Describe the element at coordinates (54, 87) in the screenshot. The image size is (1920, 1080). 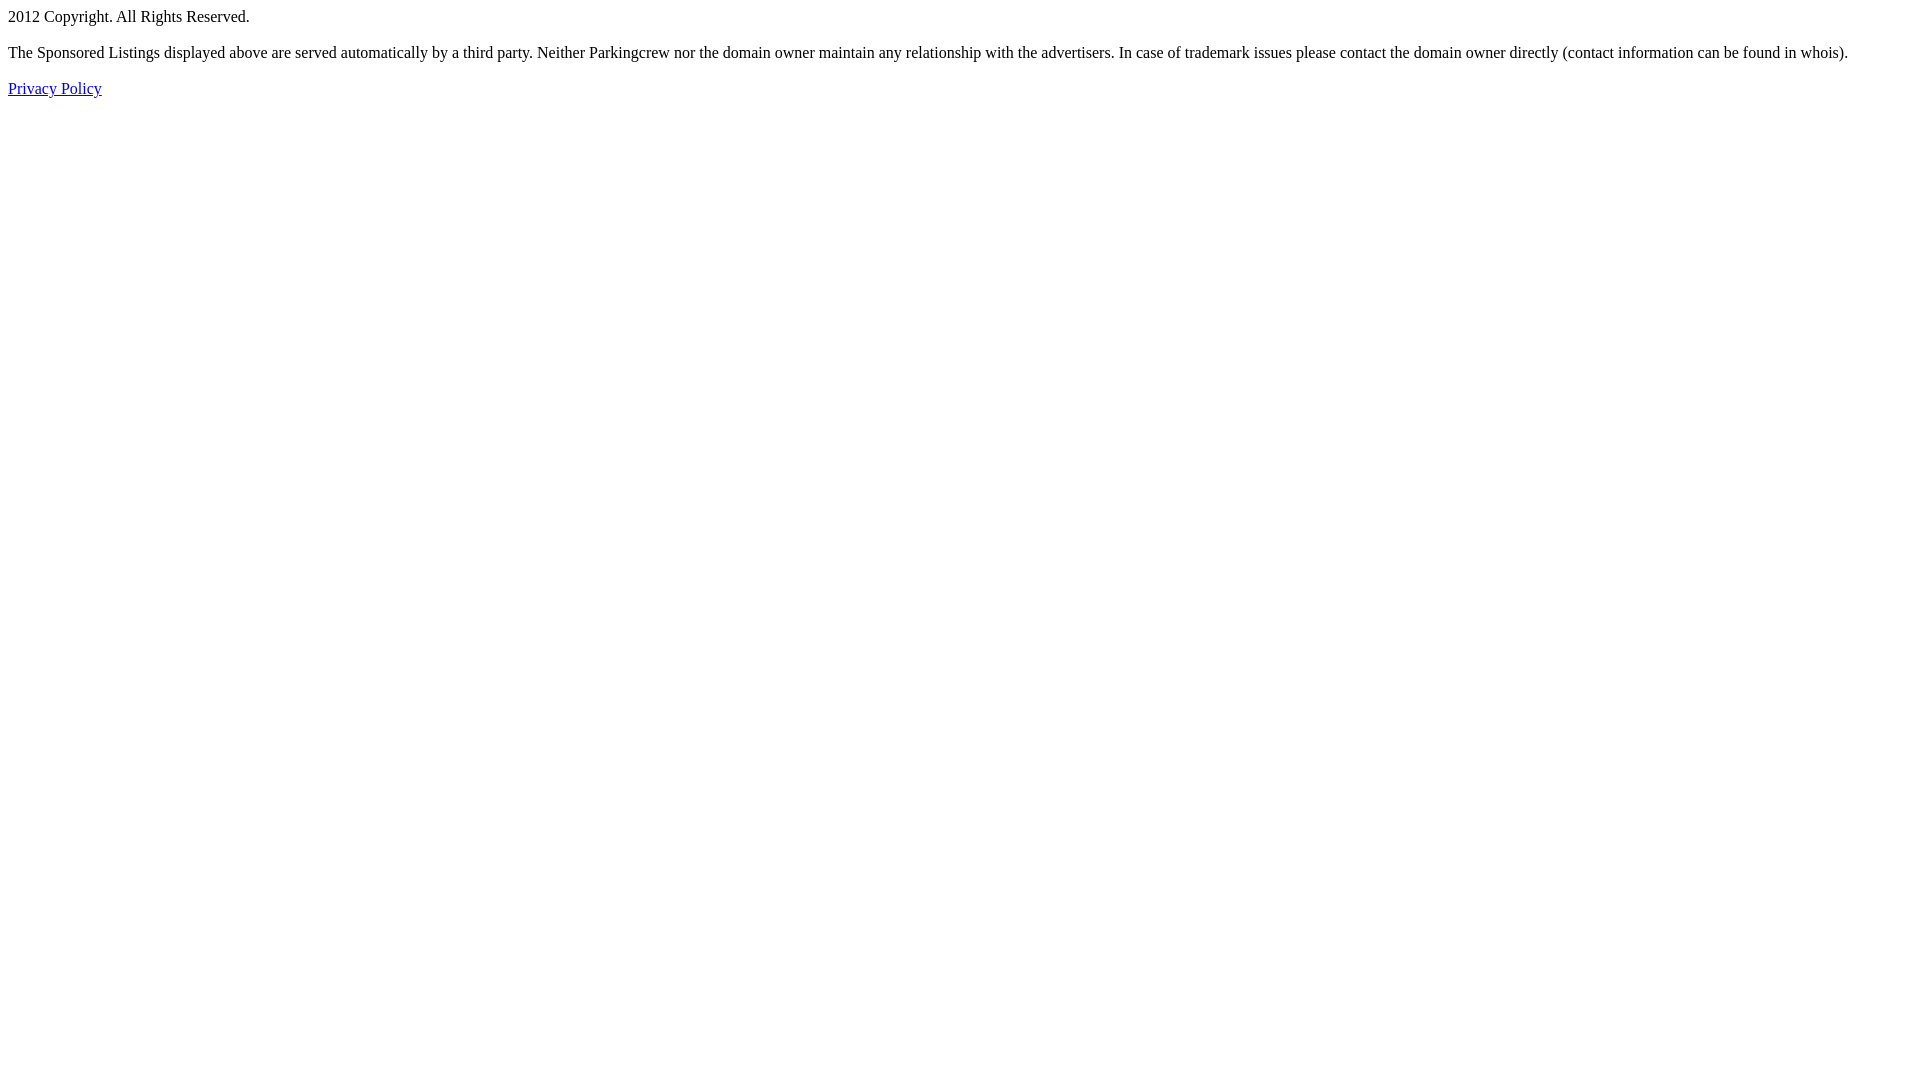
I see `'Privacy Policy'` at that location.